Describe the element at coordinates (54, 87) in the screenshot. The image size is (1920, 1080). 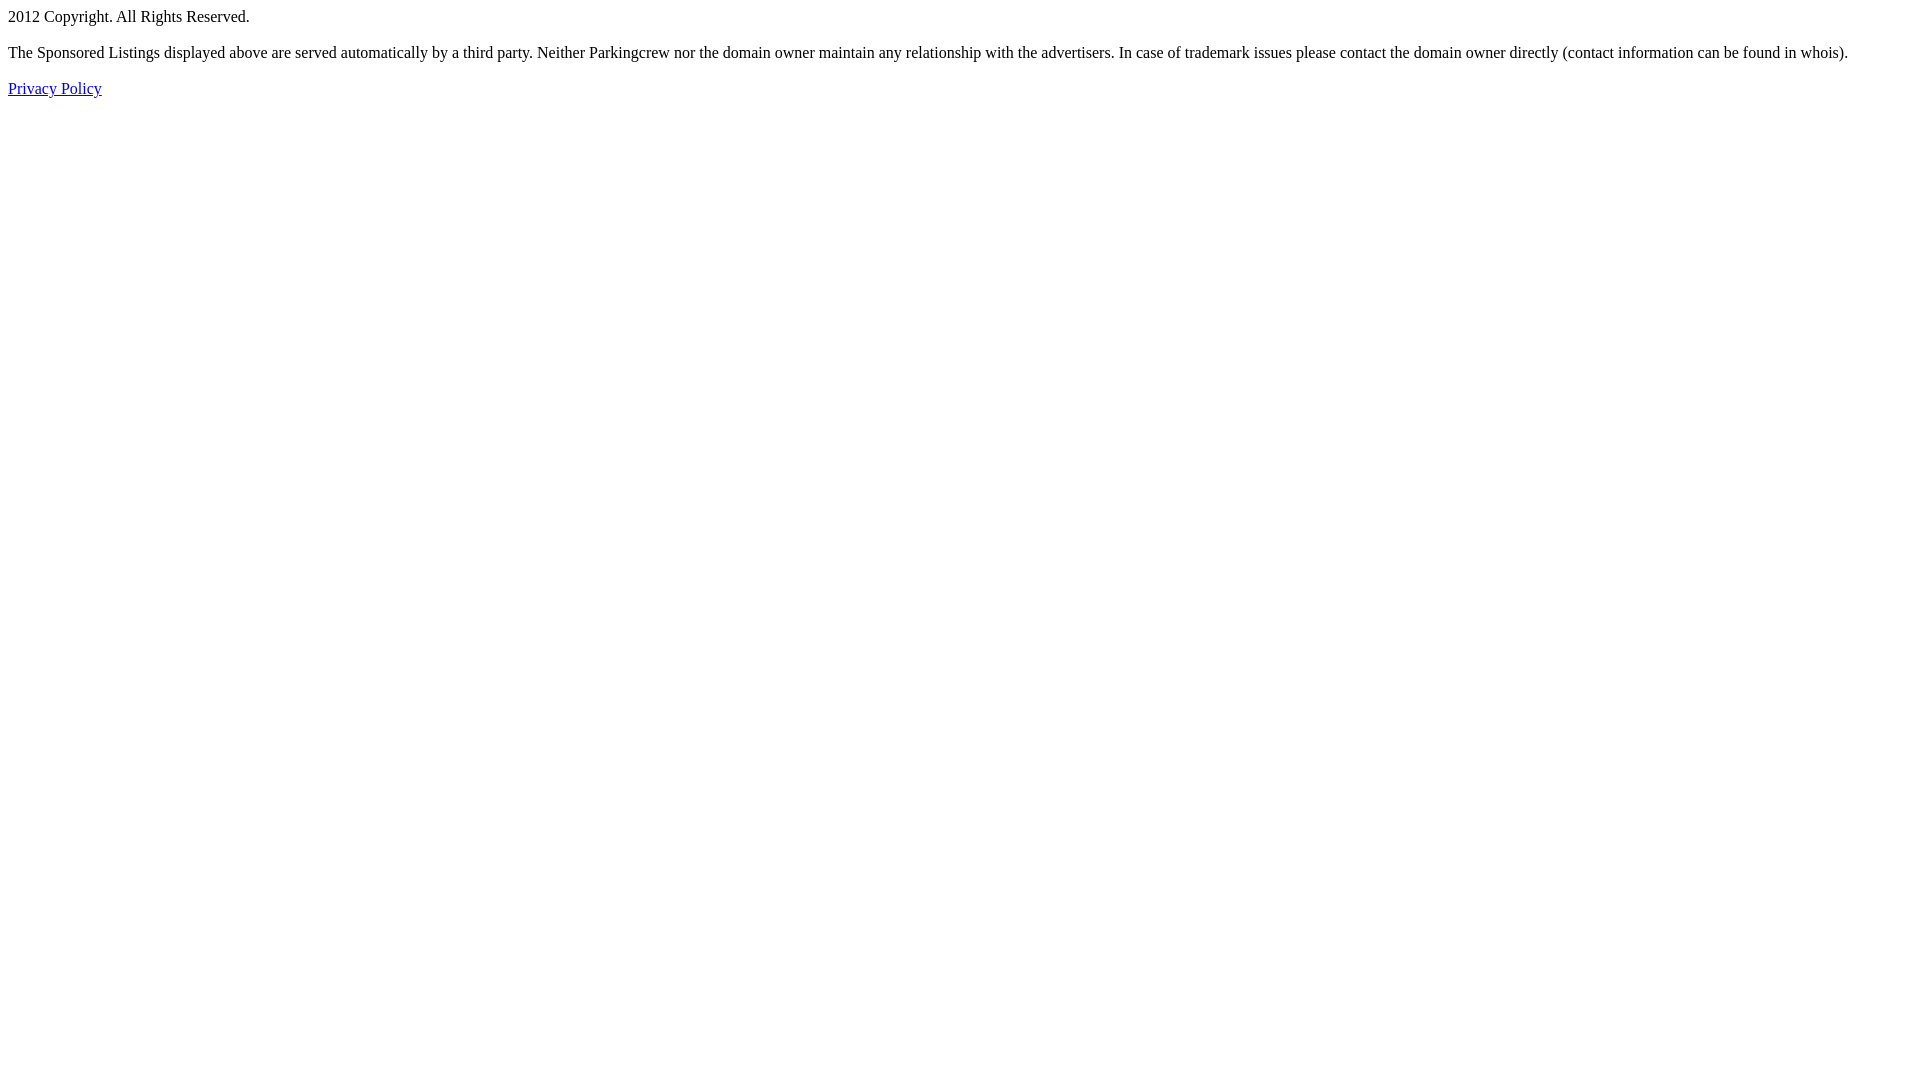
I see `'Privacy Policy'` at that location.